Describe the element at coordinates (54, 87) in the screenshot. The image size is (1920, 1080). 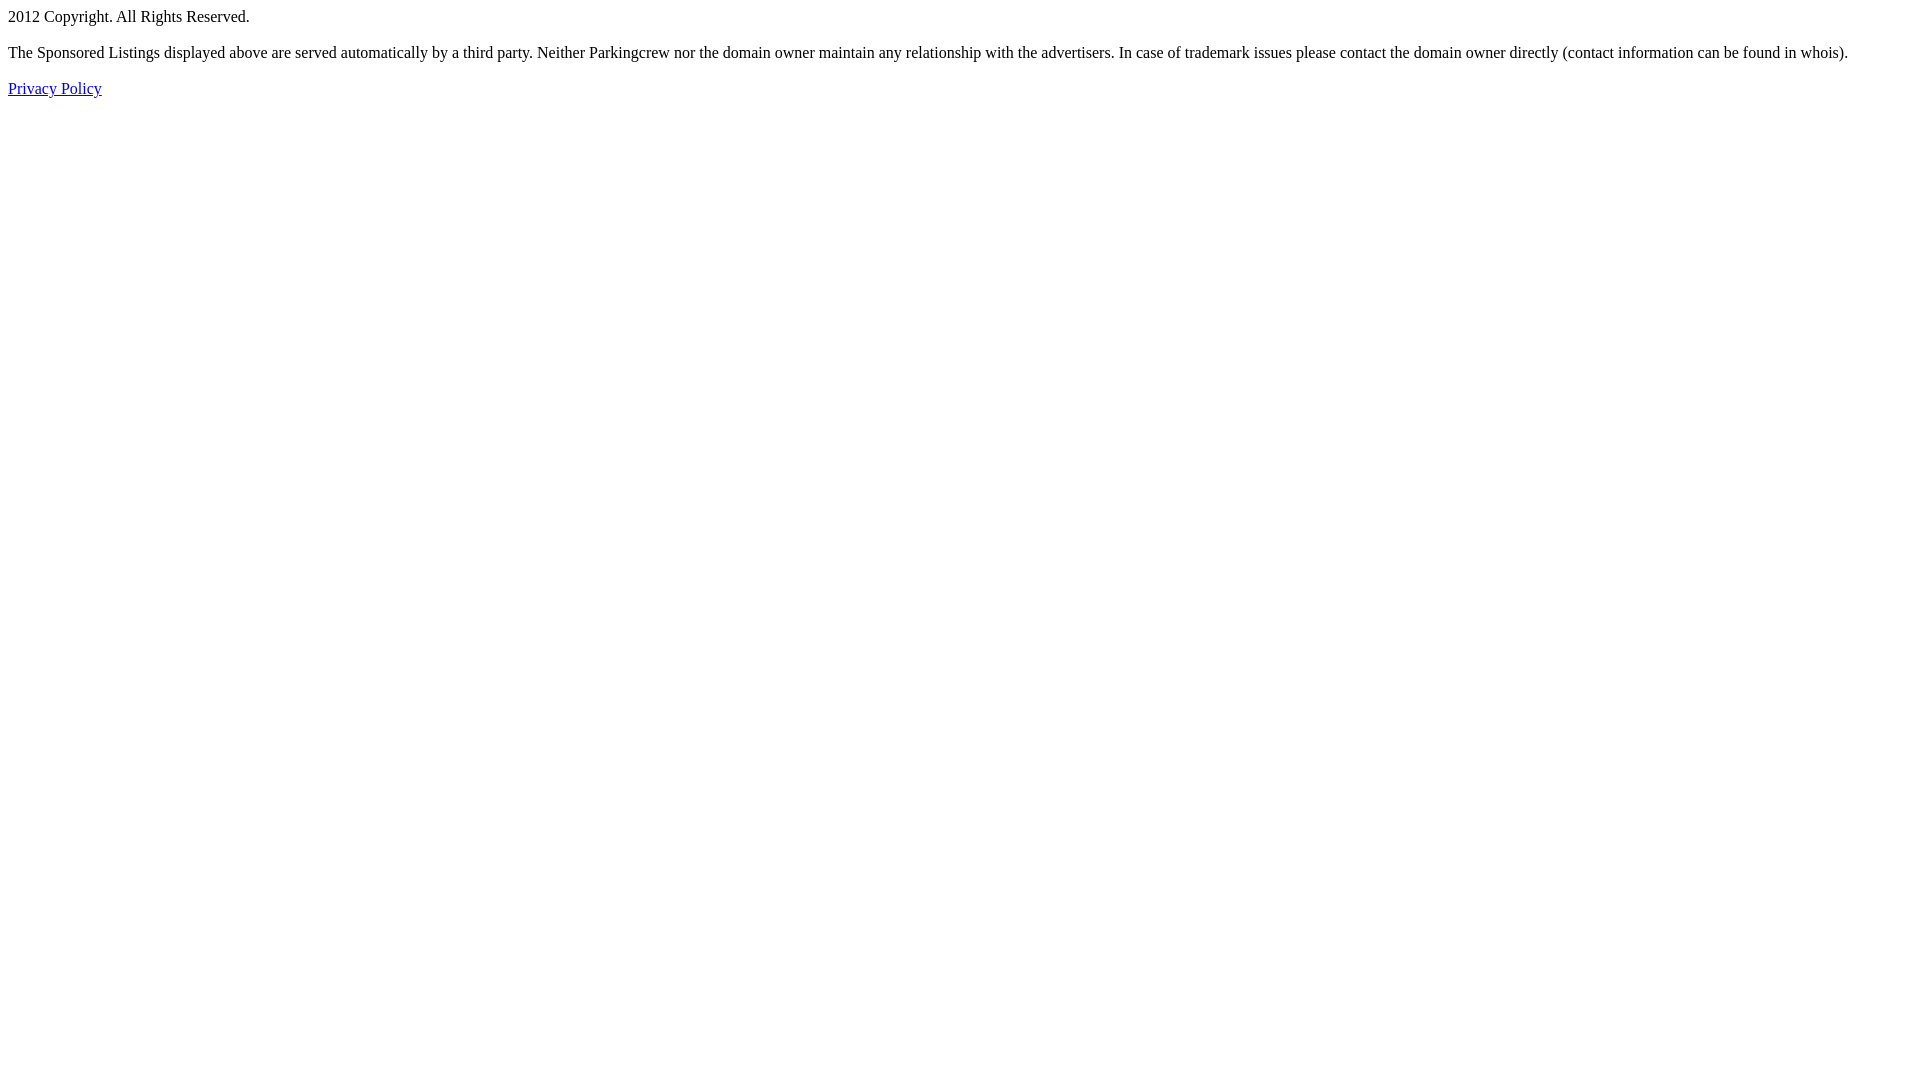
I see `'Privacy Policy'` at that location.